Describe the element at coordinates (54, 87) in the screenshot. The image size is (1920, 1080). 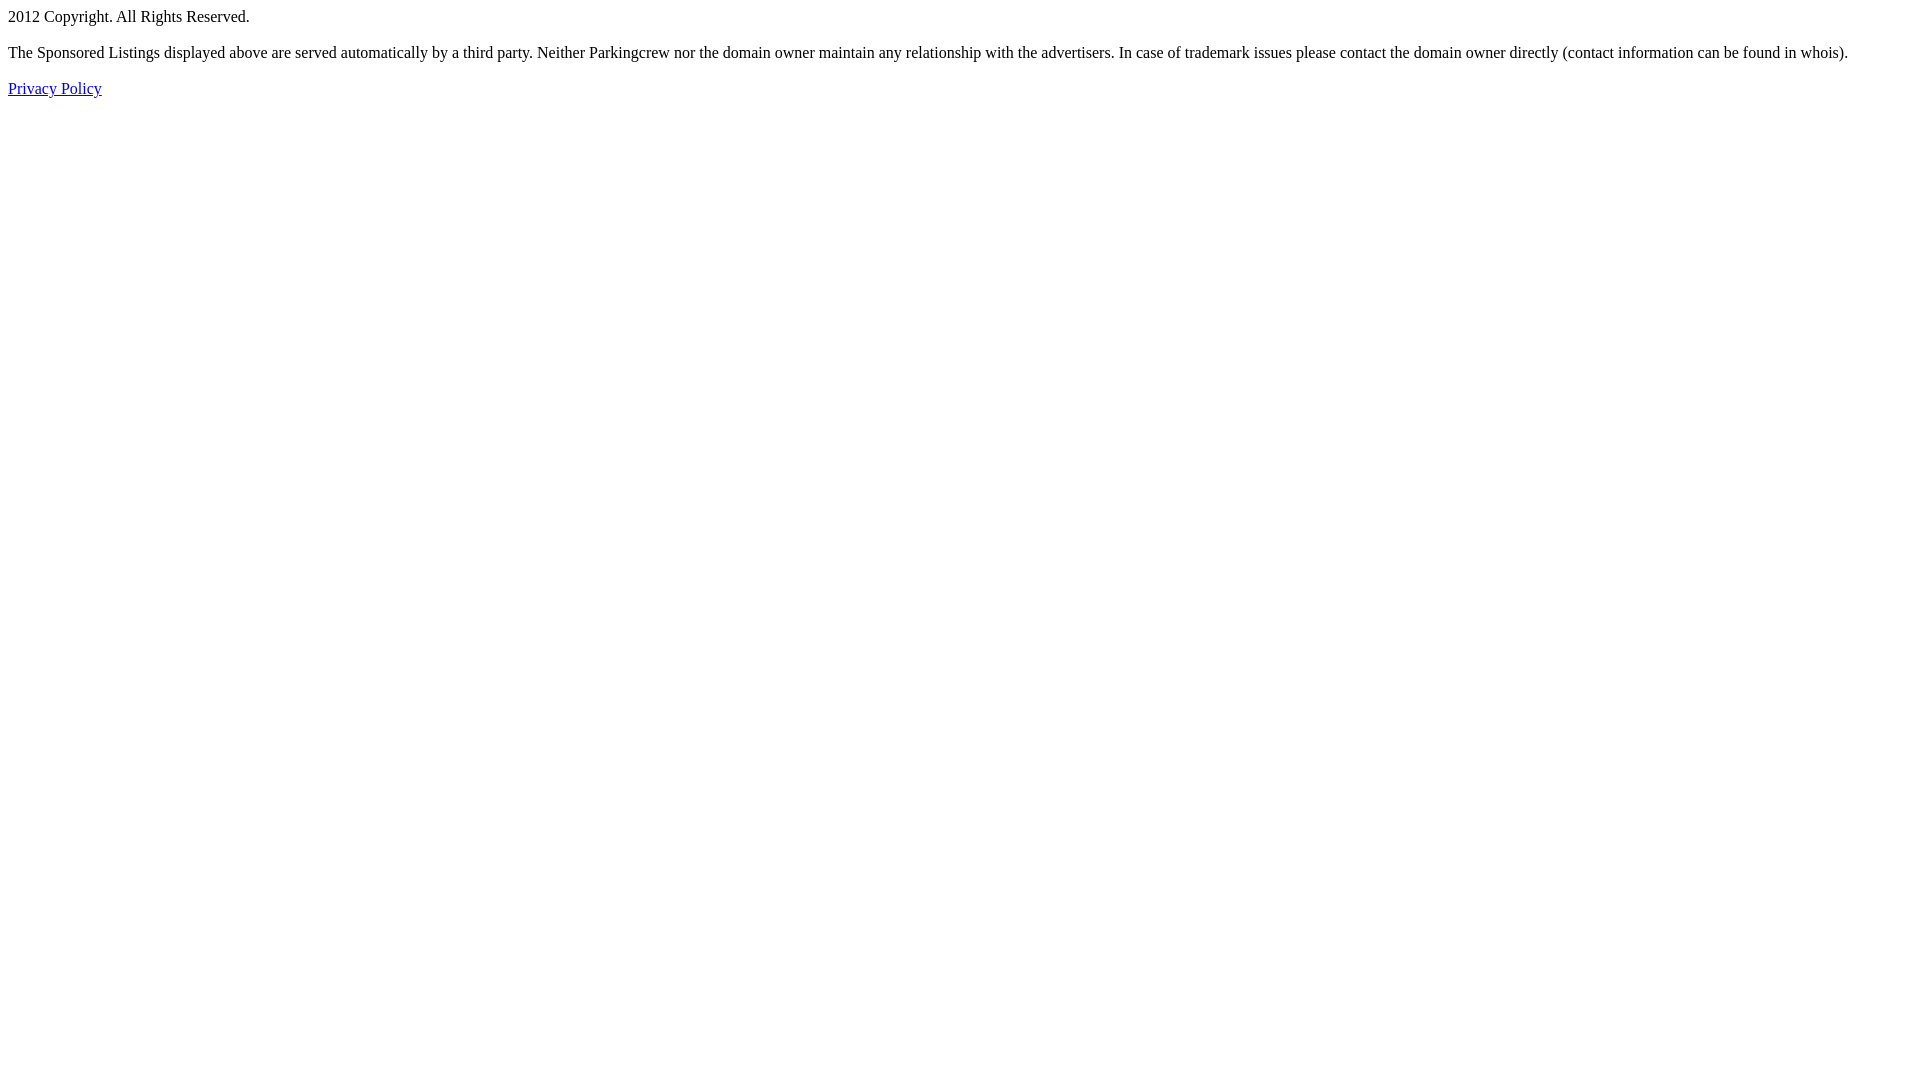
I see `'Privacy Policy'` at that location.